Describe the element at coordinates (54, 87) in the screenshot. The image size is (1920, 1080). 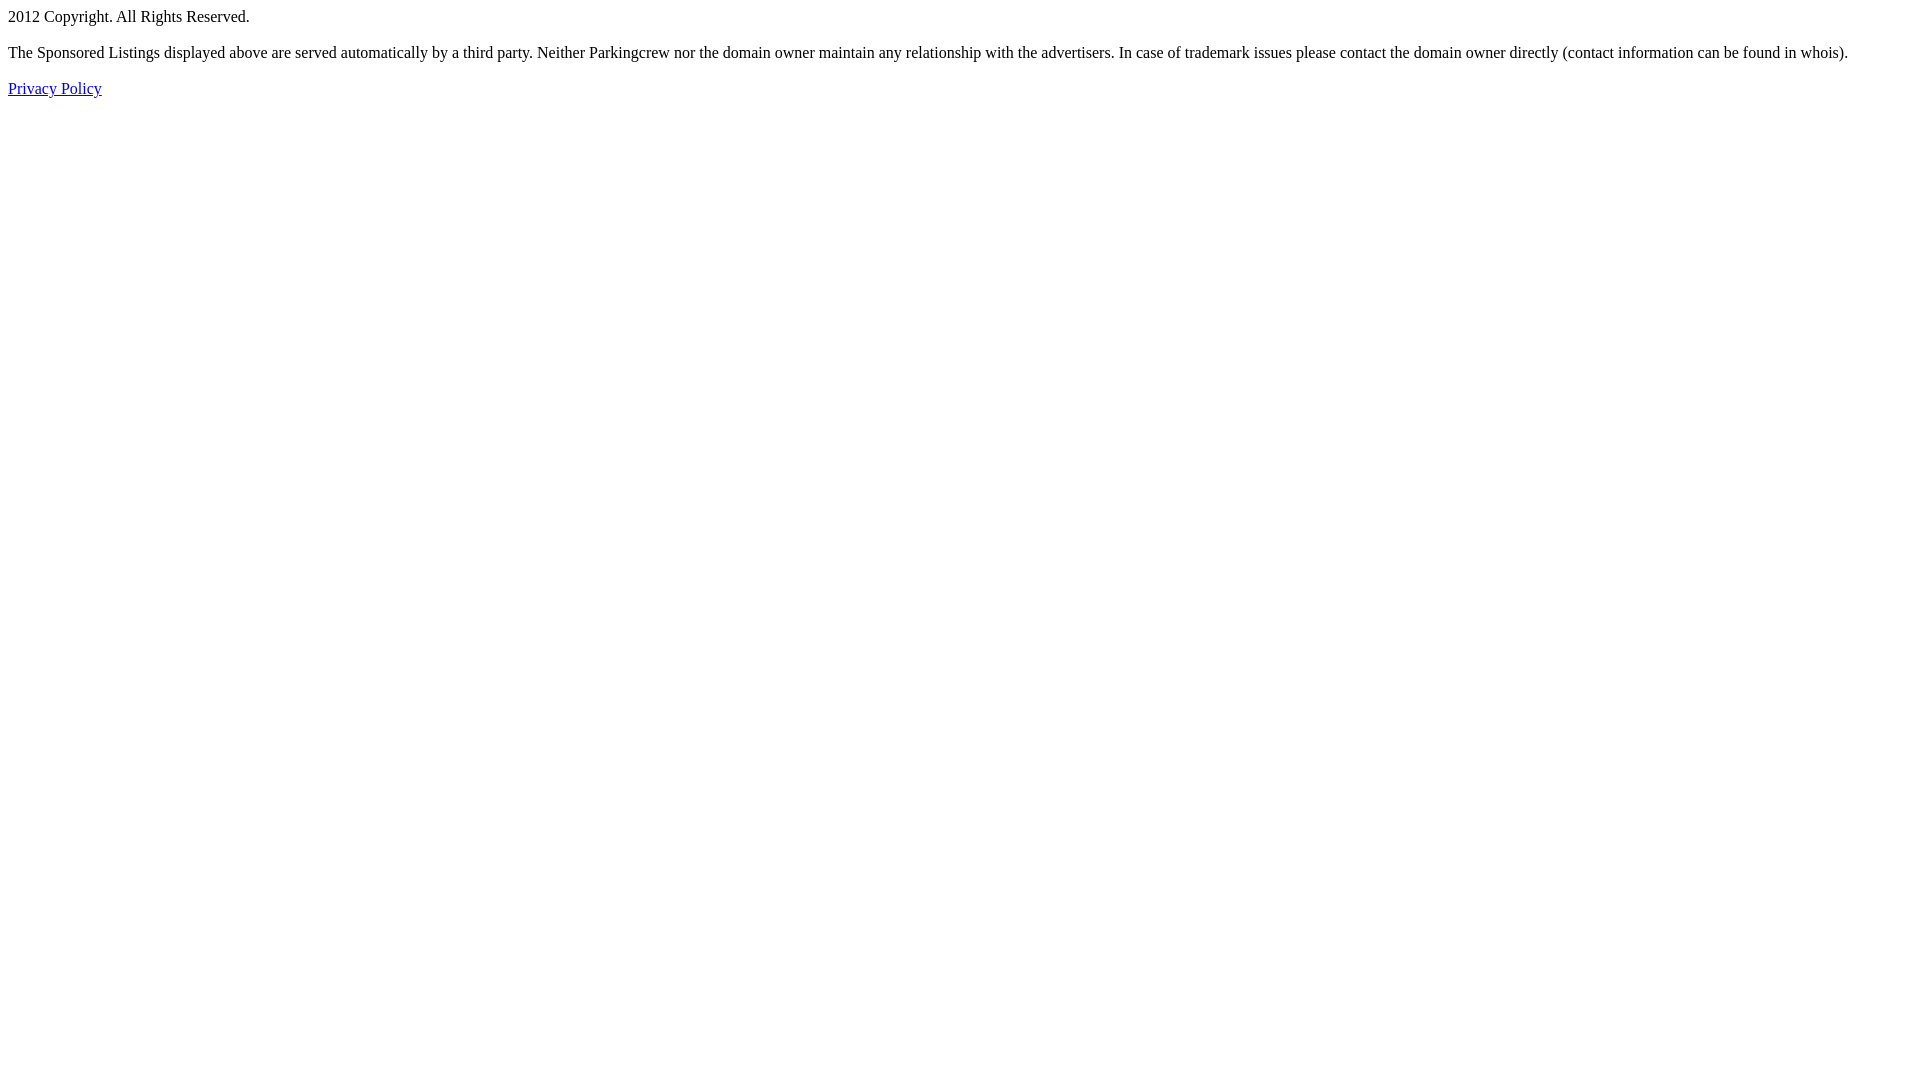
I see `'Privacy Policy'` at that location.